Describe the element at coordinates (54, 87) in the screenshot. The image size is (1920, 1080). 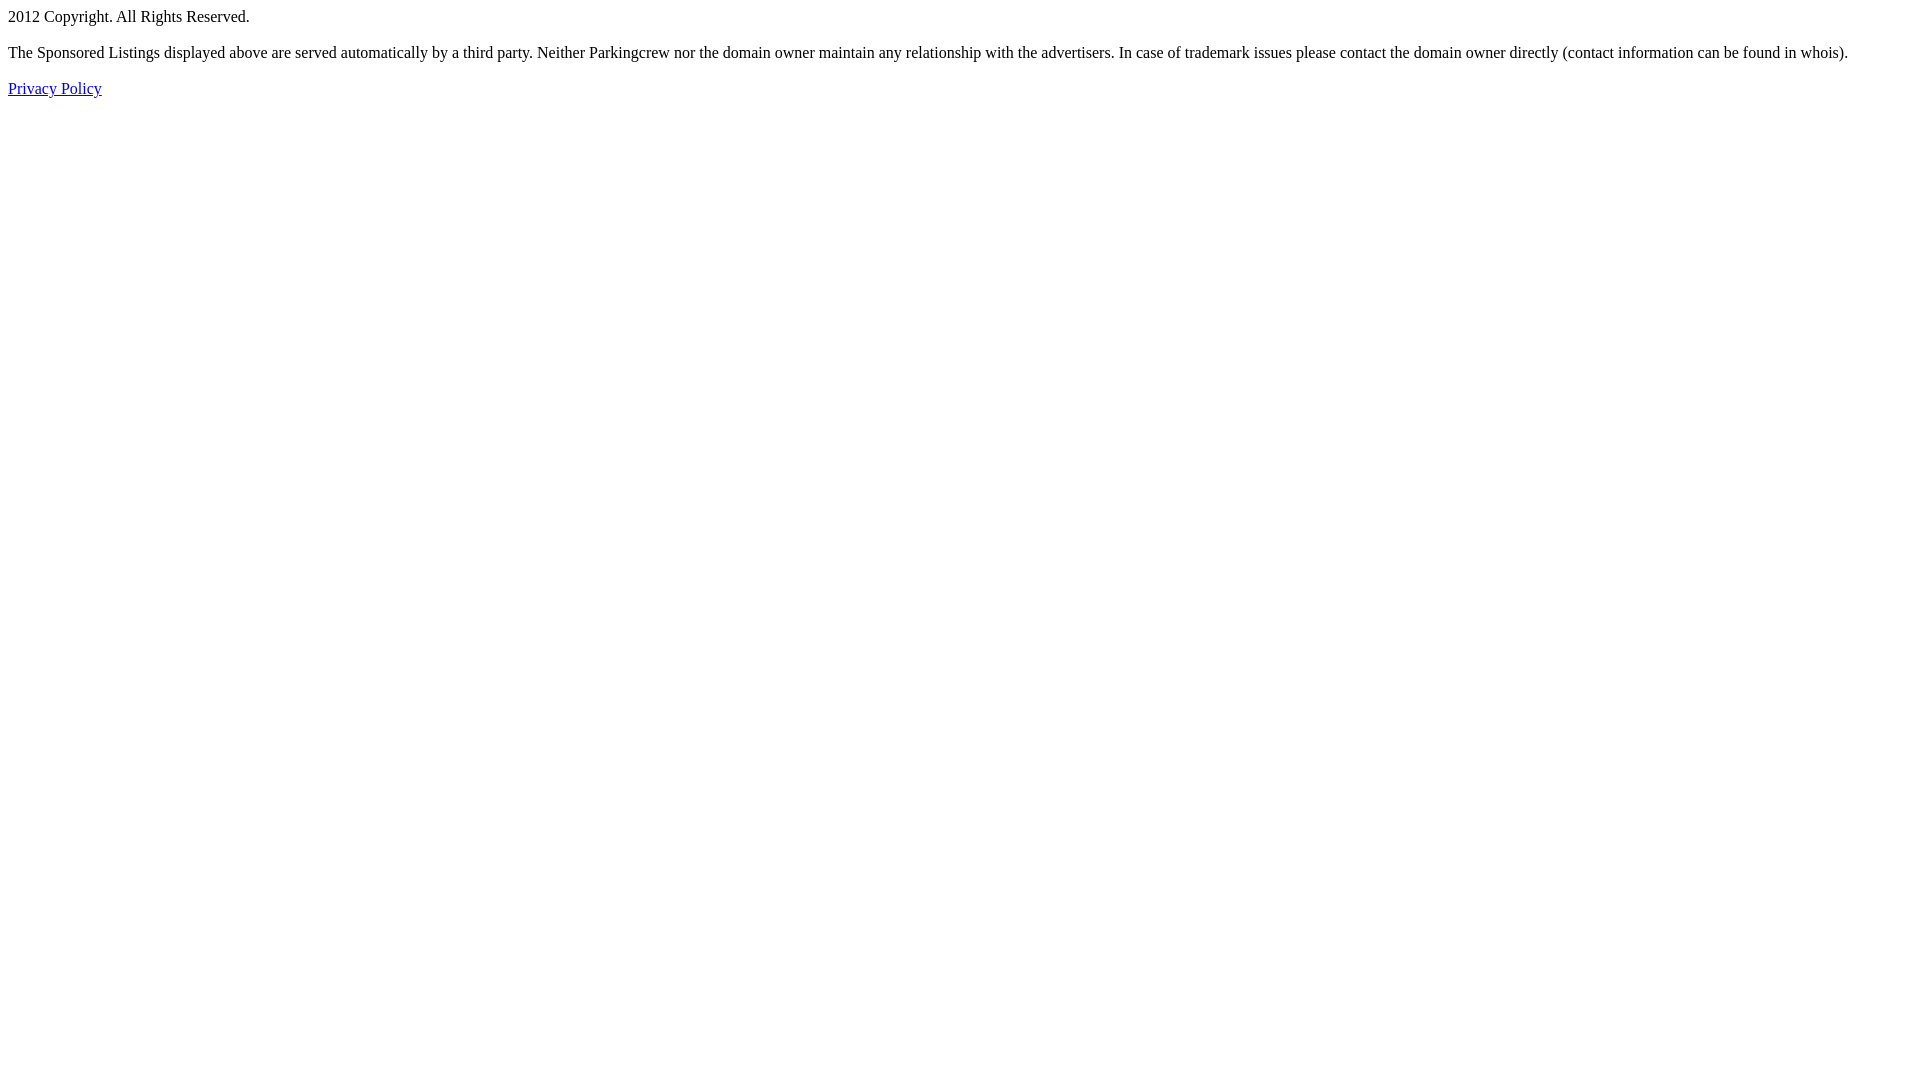
I see `'Privacy Policy'` at that location.